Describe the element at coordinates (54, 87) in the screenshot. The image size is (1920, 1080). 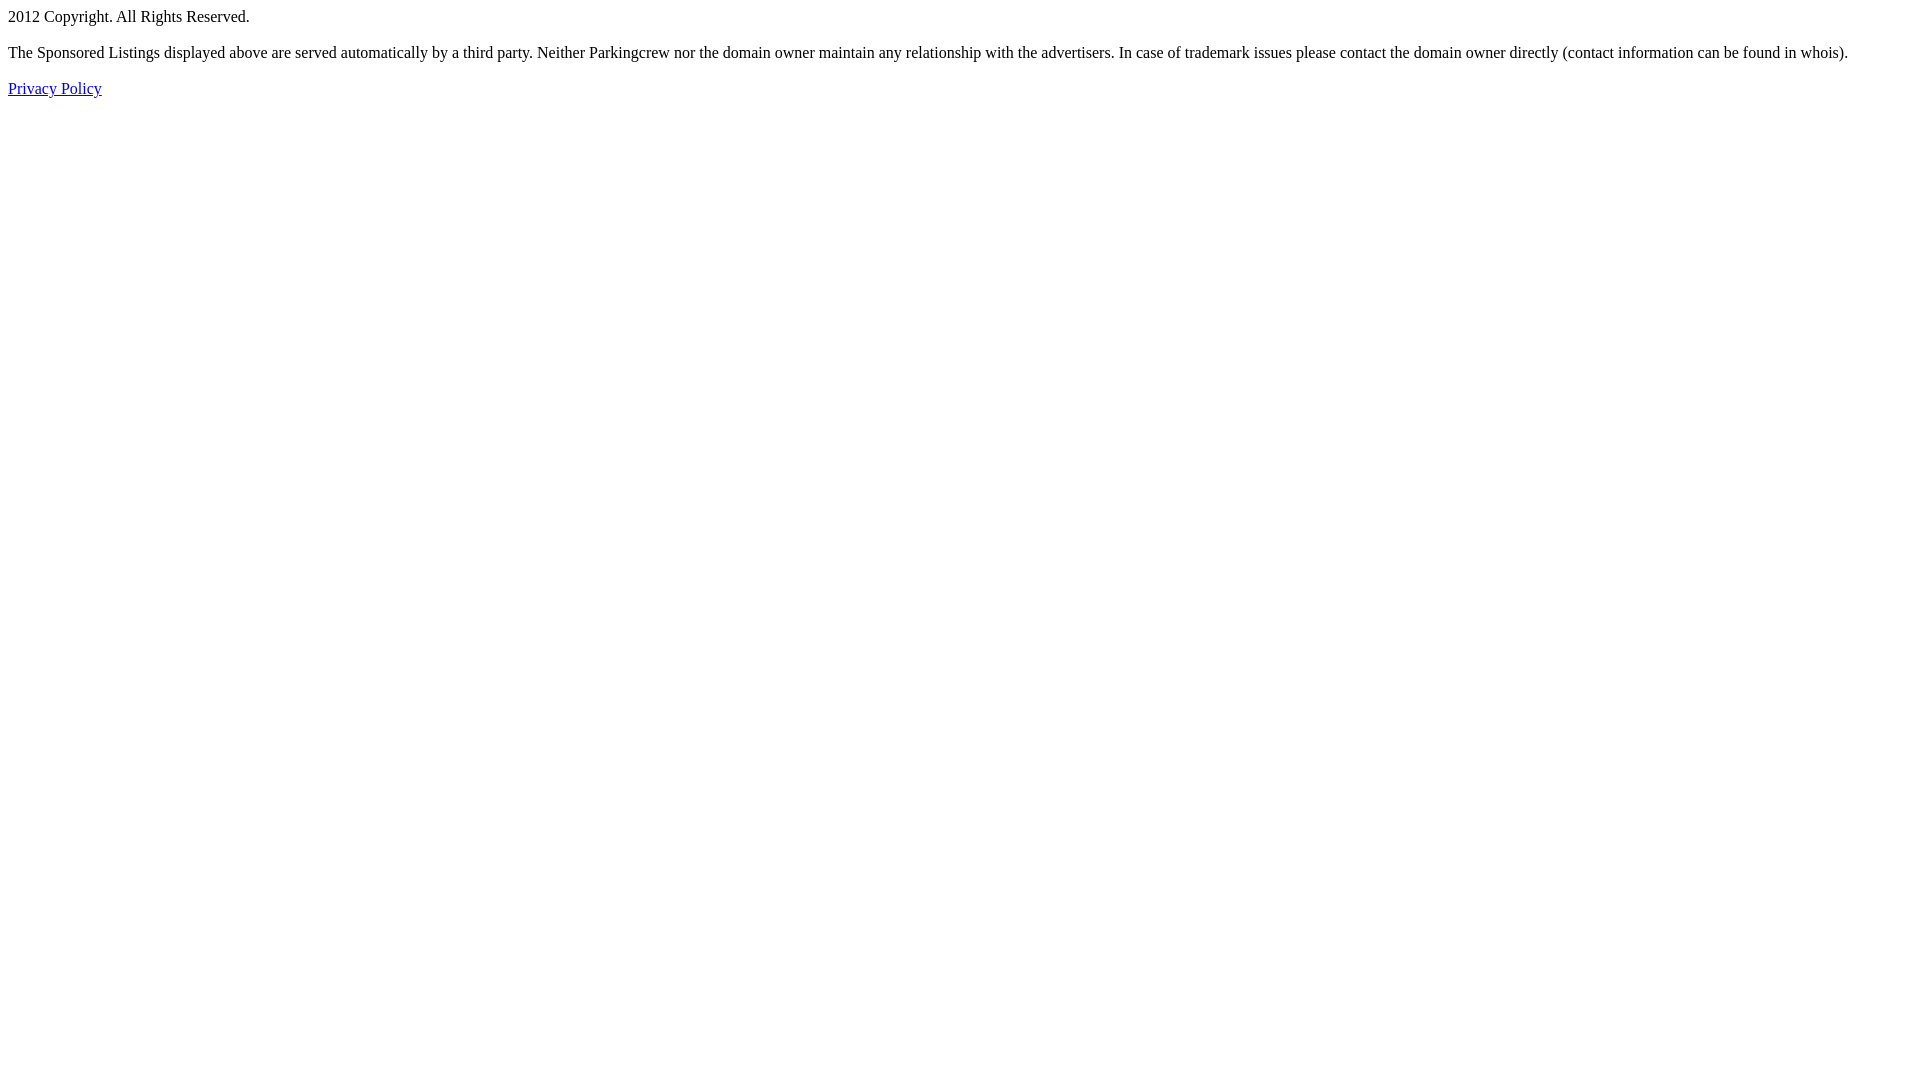
I see `'Privacy Policy'` at that location.